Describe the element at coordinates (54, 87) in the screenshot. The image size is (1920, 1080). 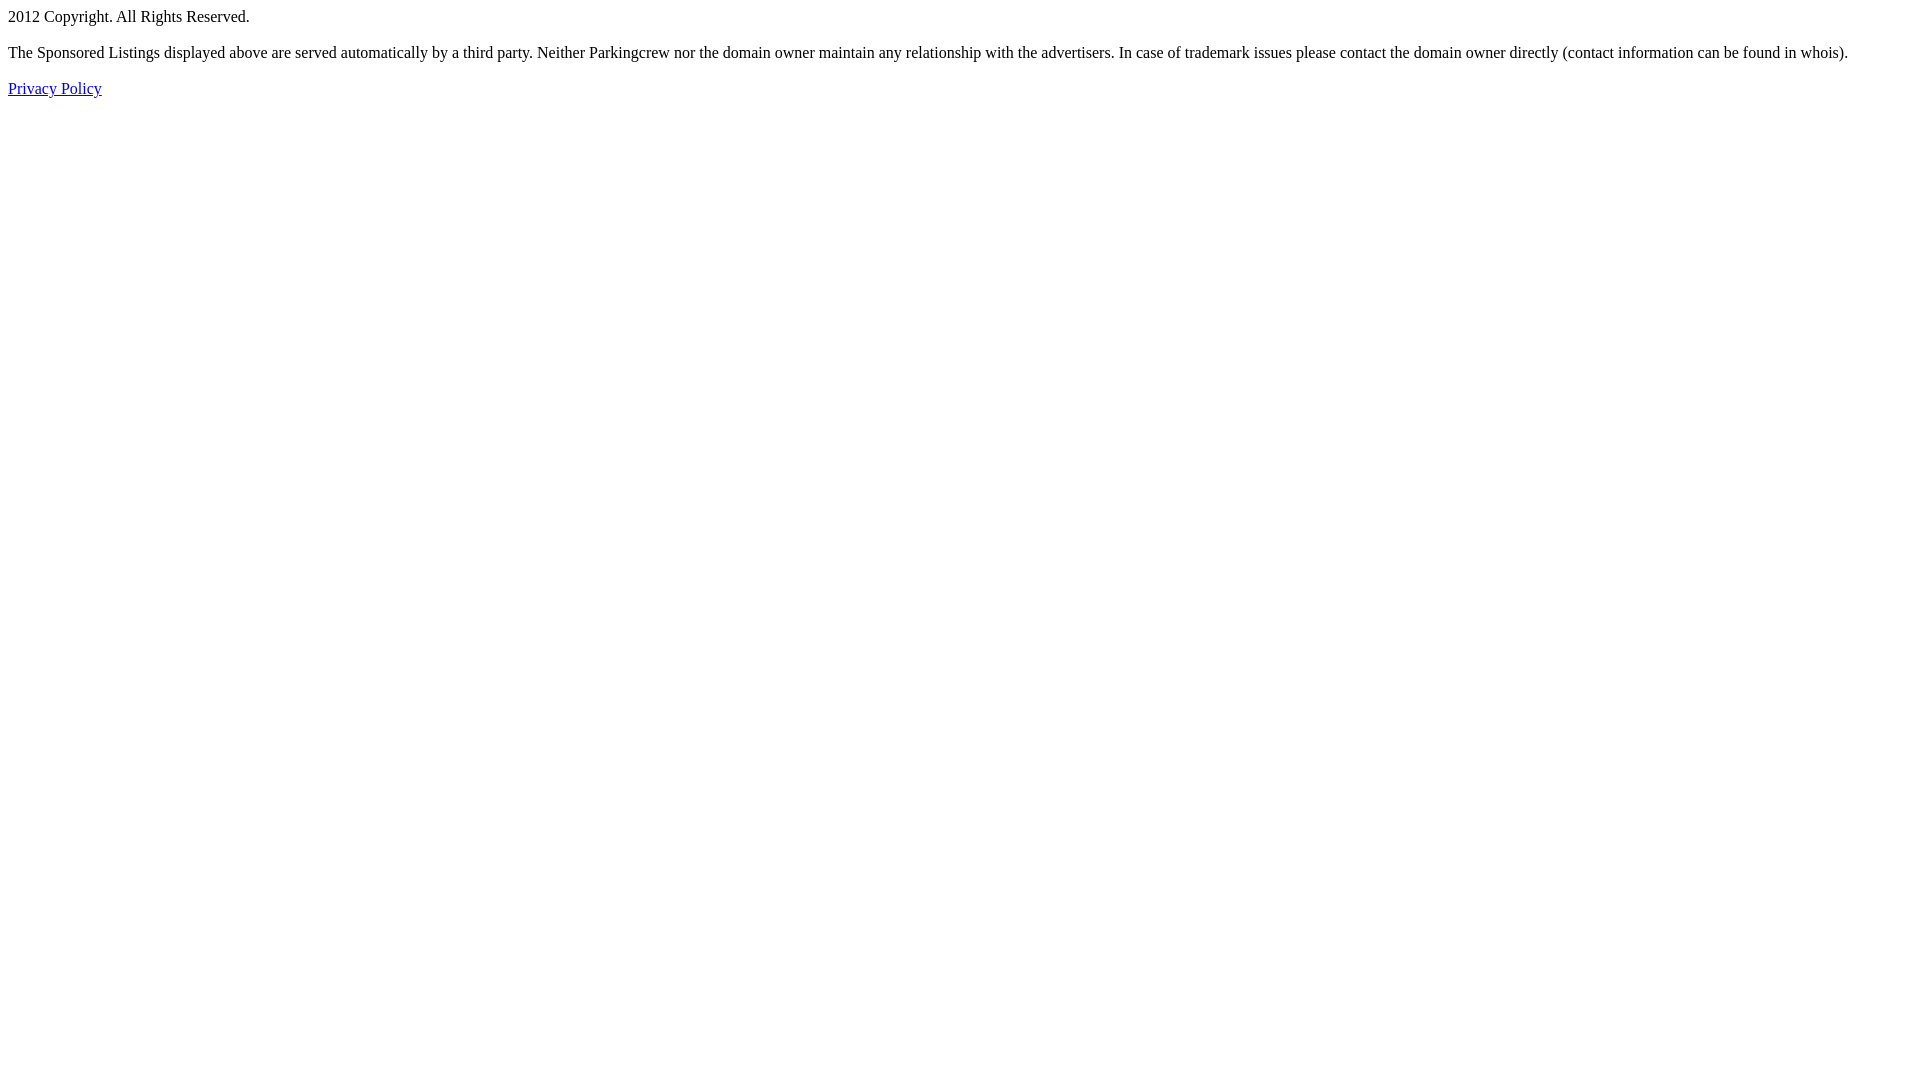
I see `'Privacy Policy'` at that location.